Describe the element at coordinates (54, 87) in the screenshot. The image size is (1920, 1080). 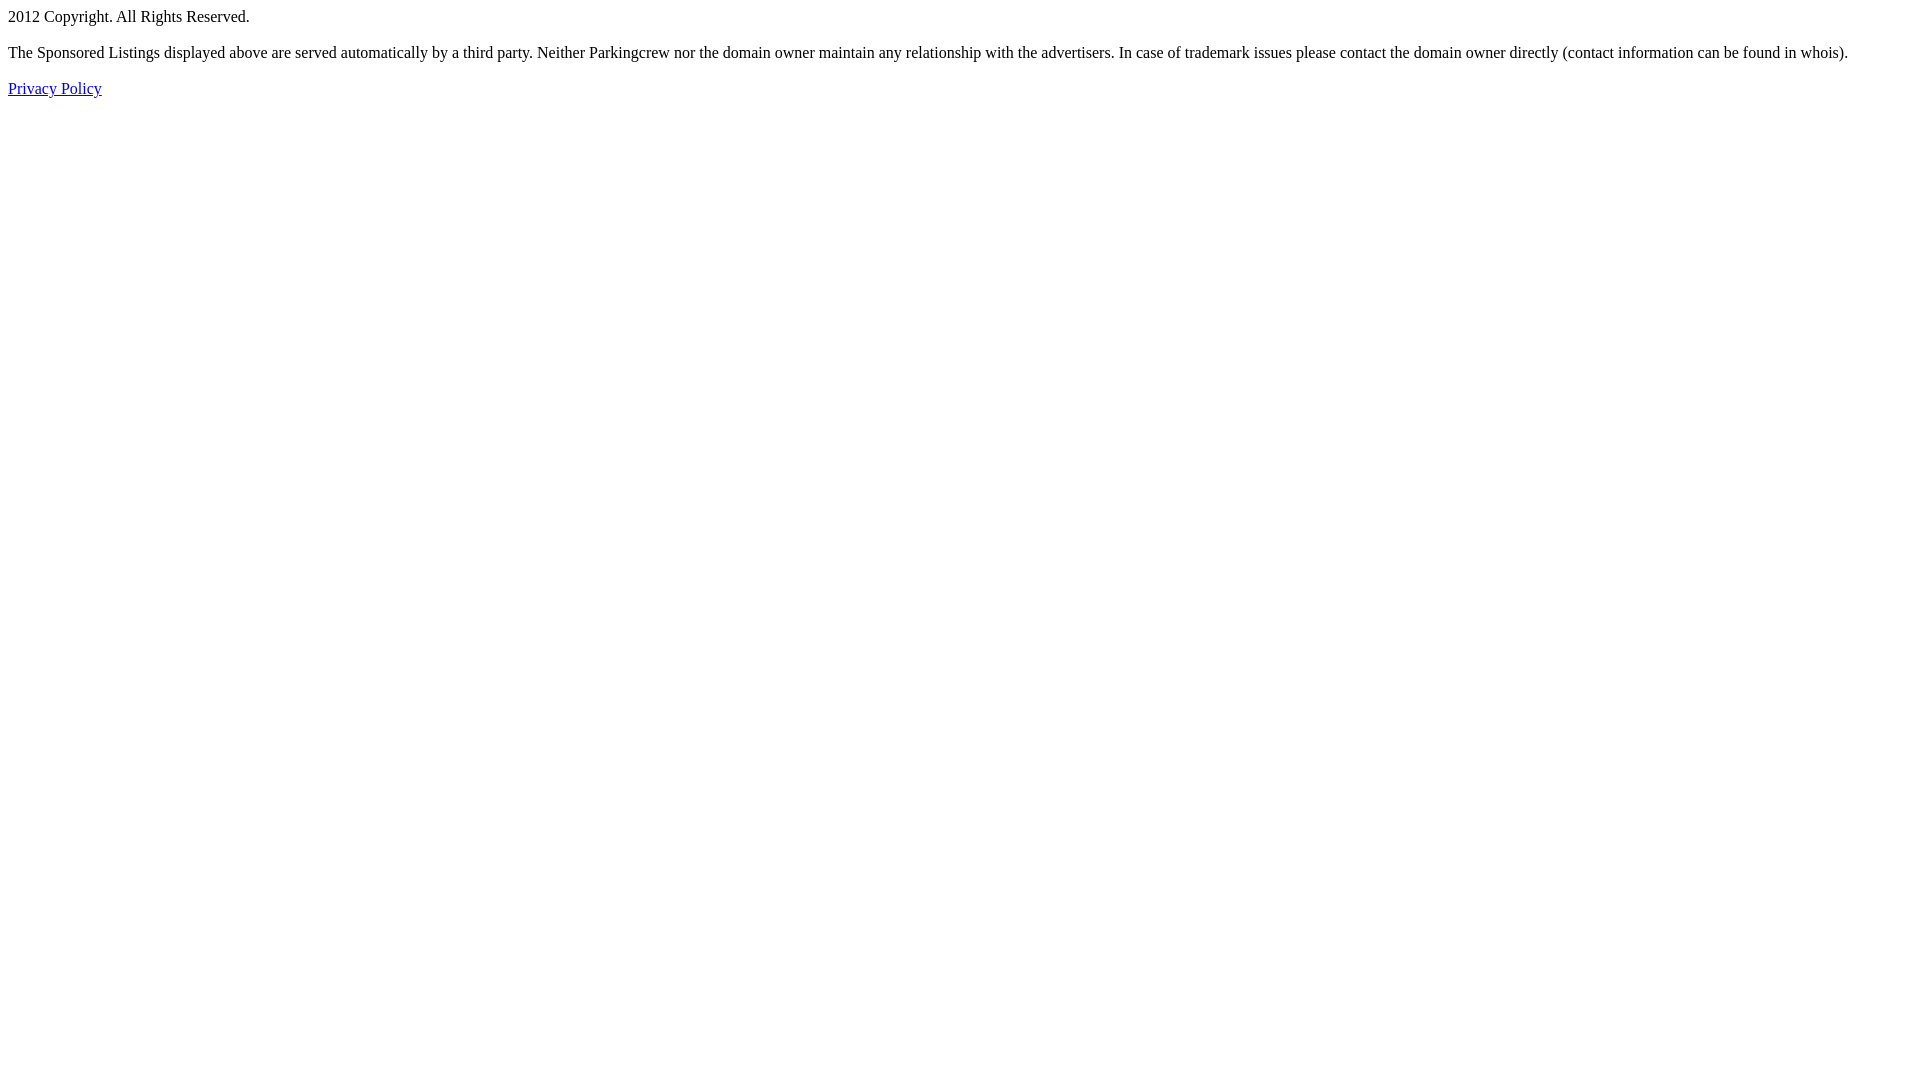
I see `'Privacy Policy'` at that location.